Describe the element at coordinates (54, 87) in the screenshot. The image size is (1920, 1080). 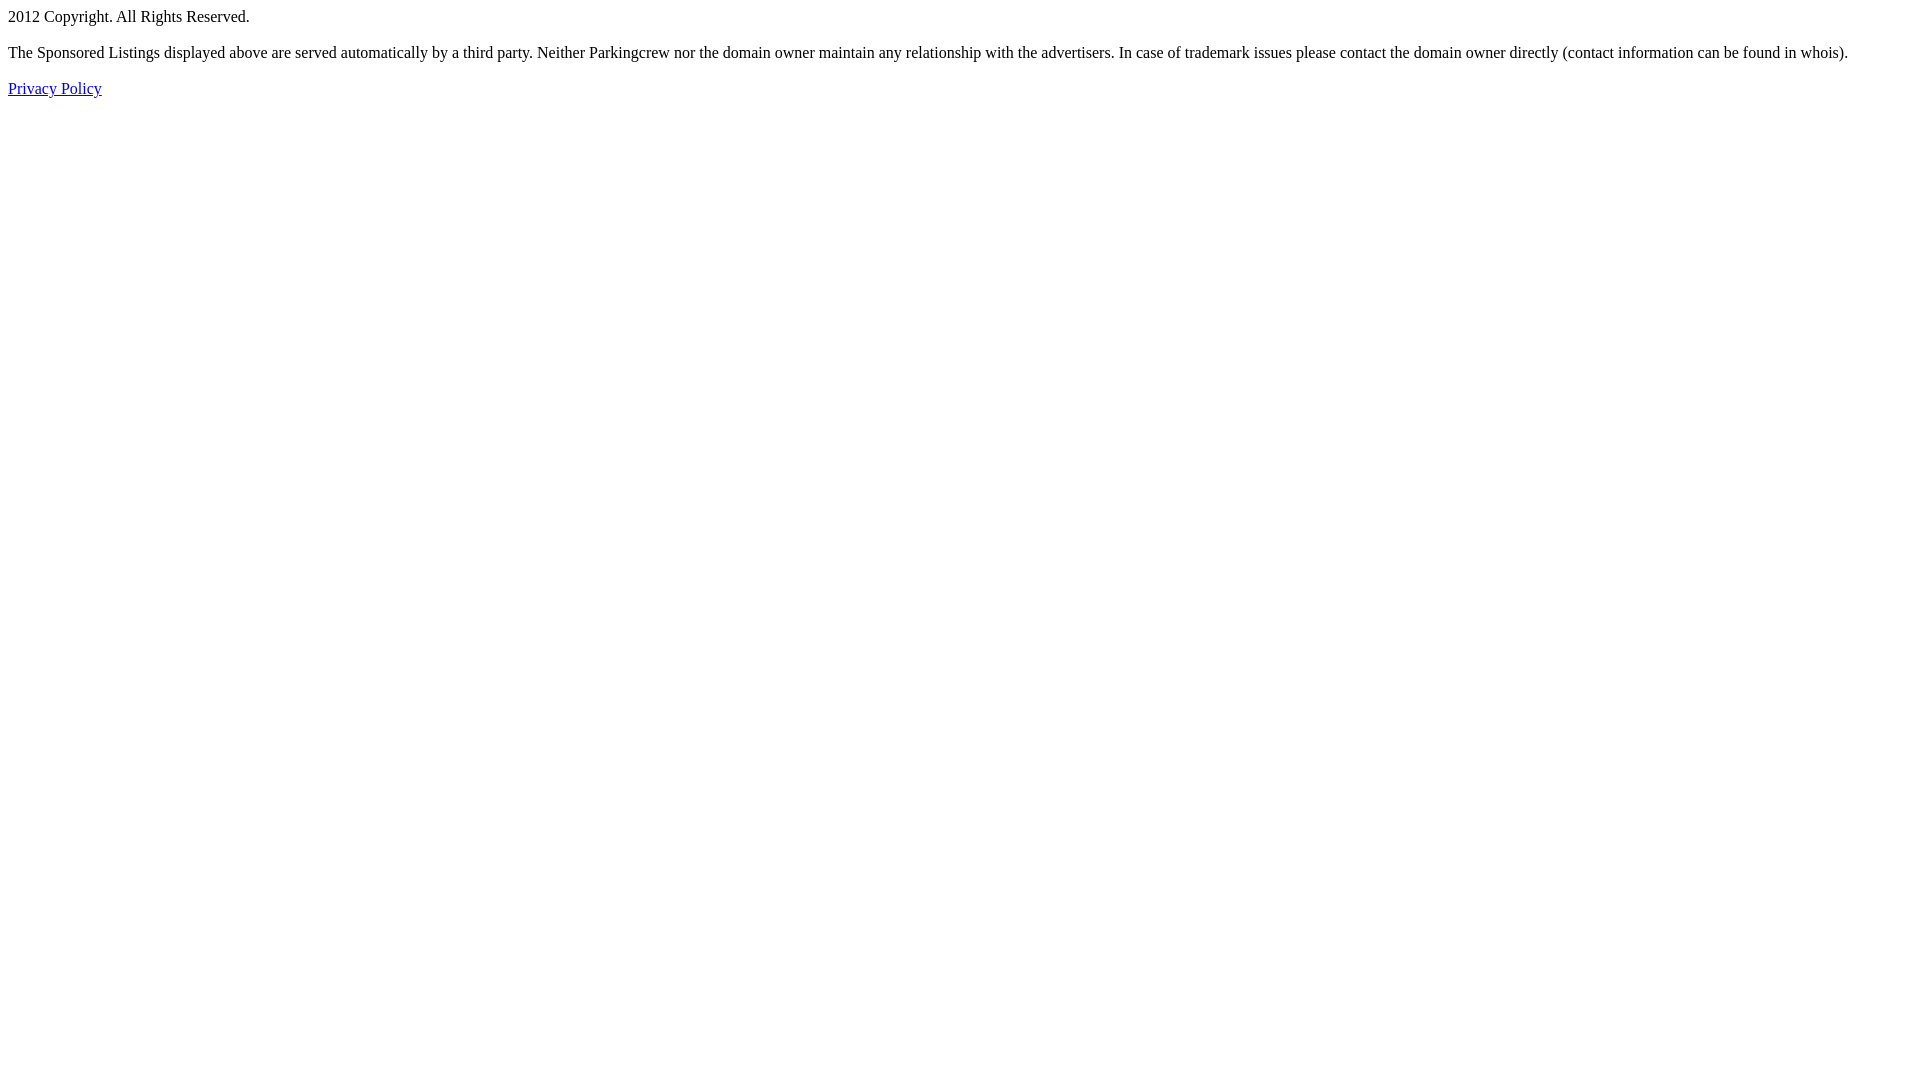
I see `'Privacy Policy'` at that location.